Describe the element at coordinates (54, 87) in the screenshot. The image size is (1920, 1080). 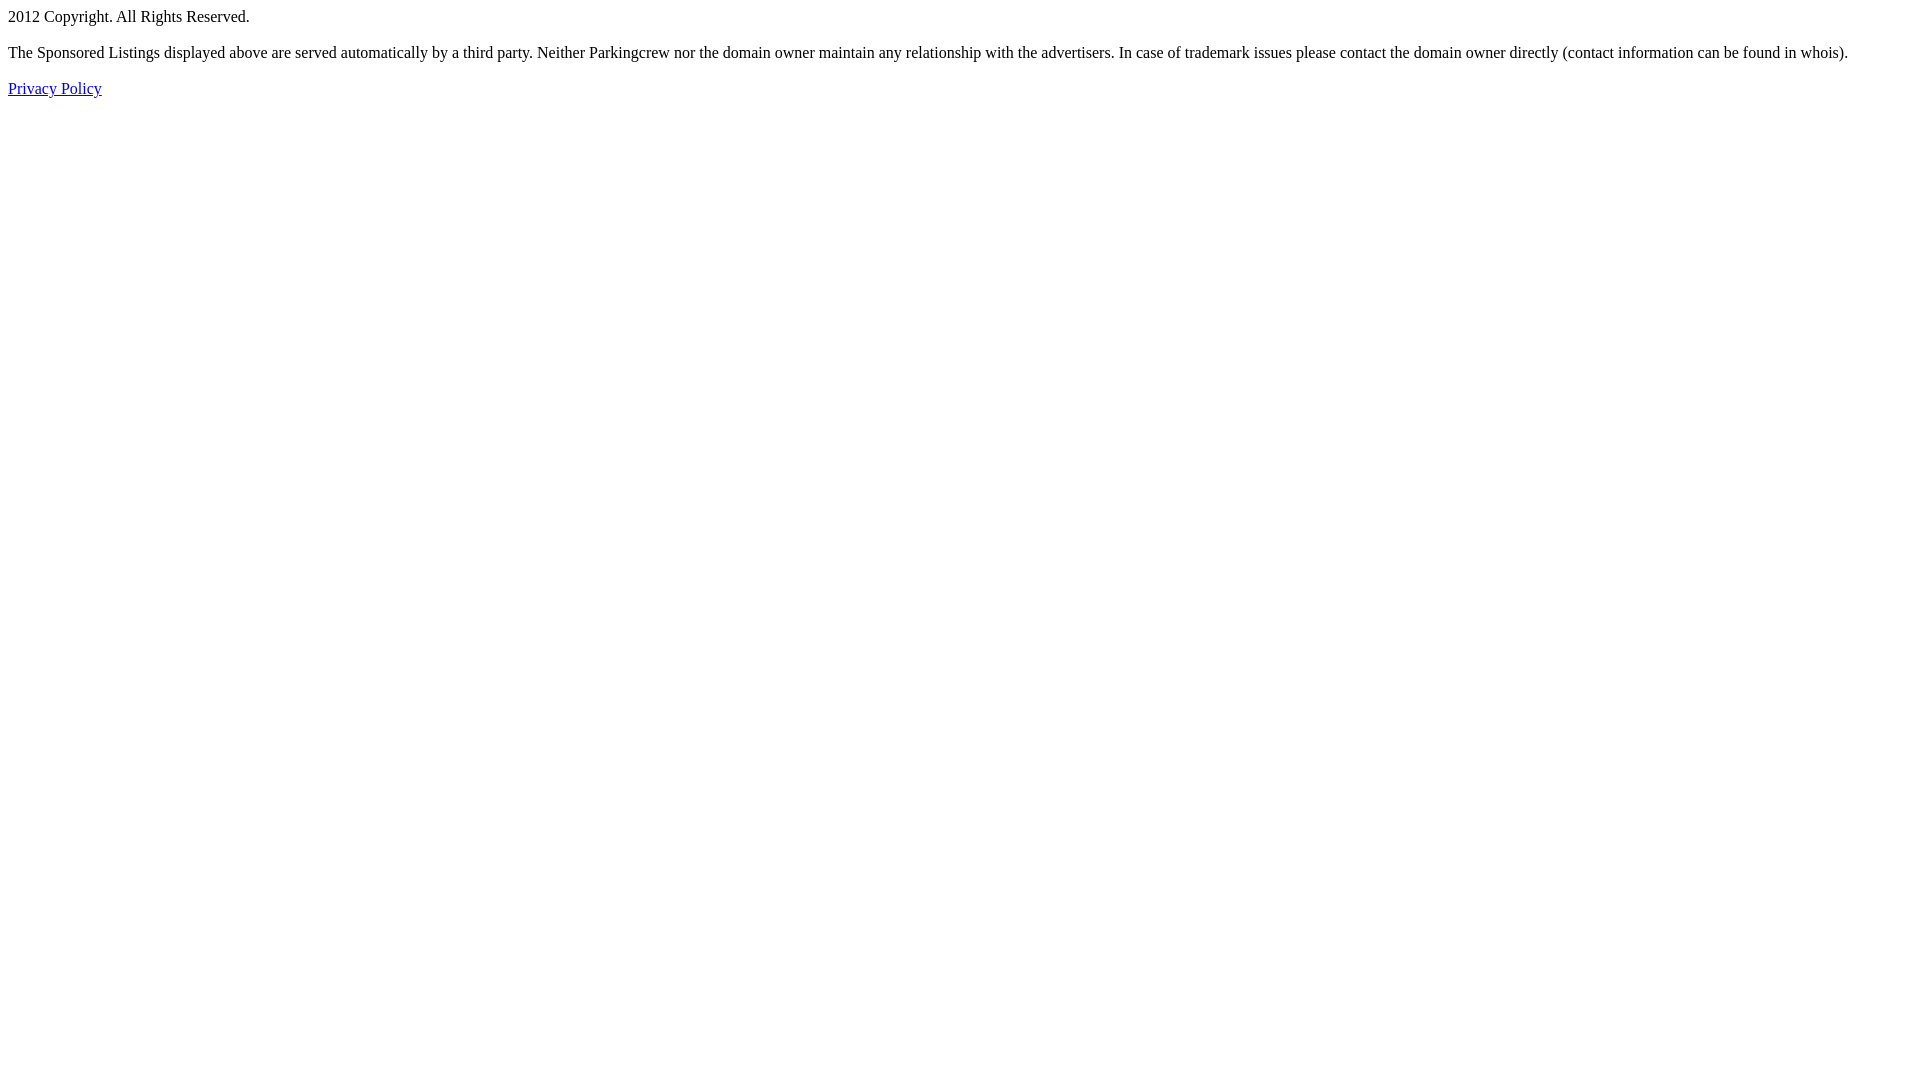
I see `'Privacy Policy'` at that location.